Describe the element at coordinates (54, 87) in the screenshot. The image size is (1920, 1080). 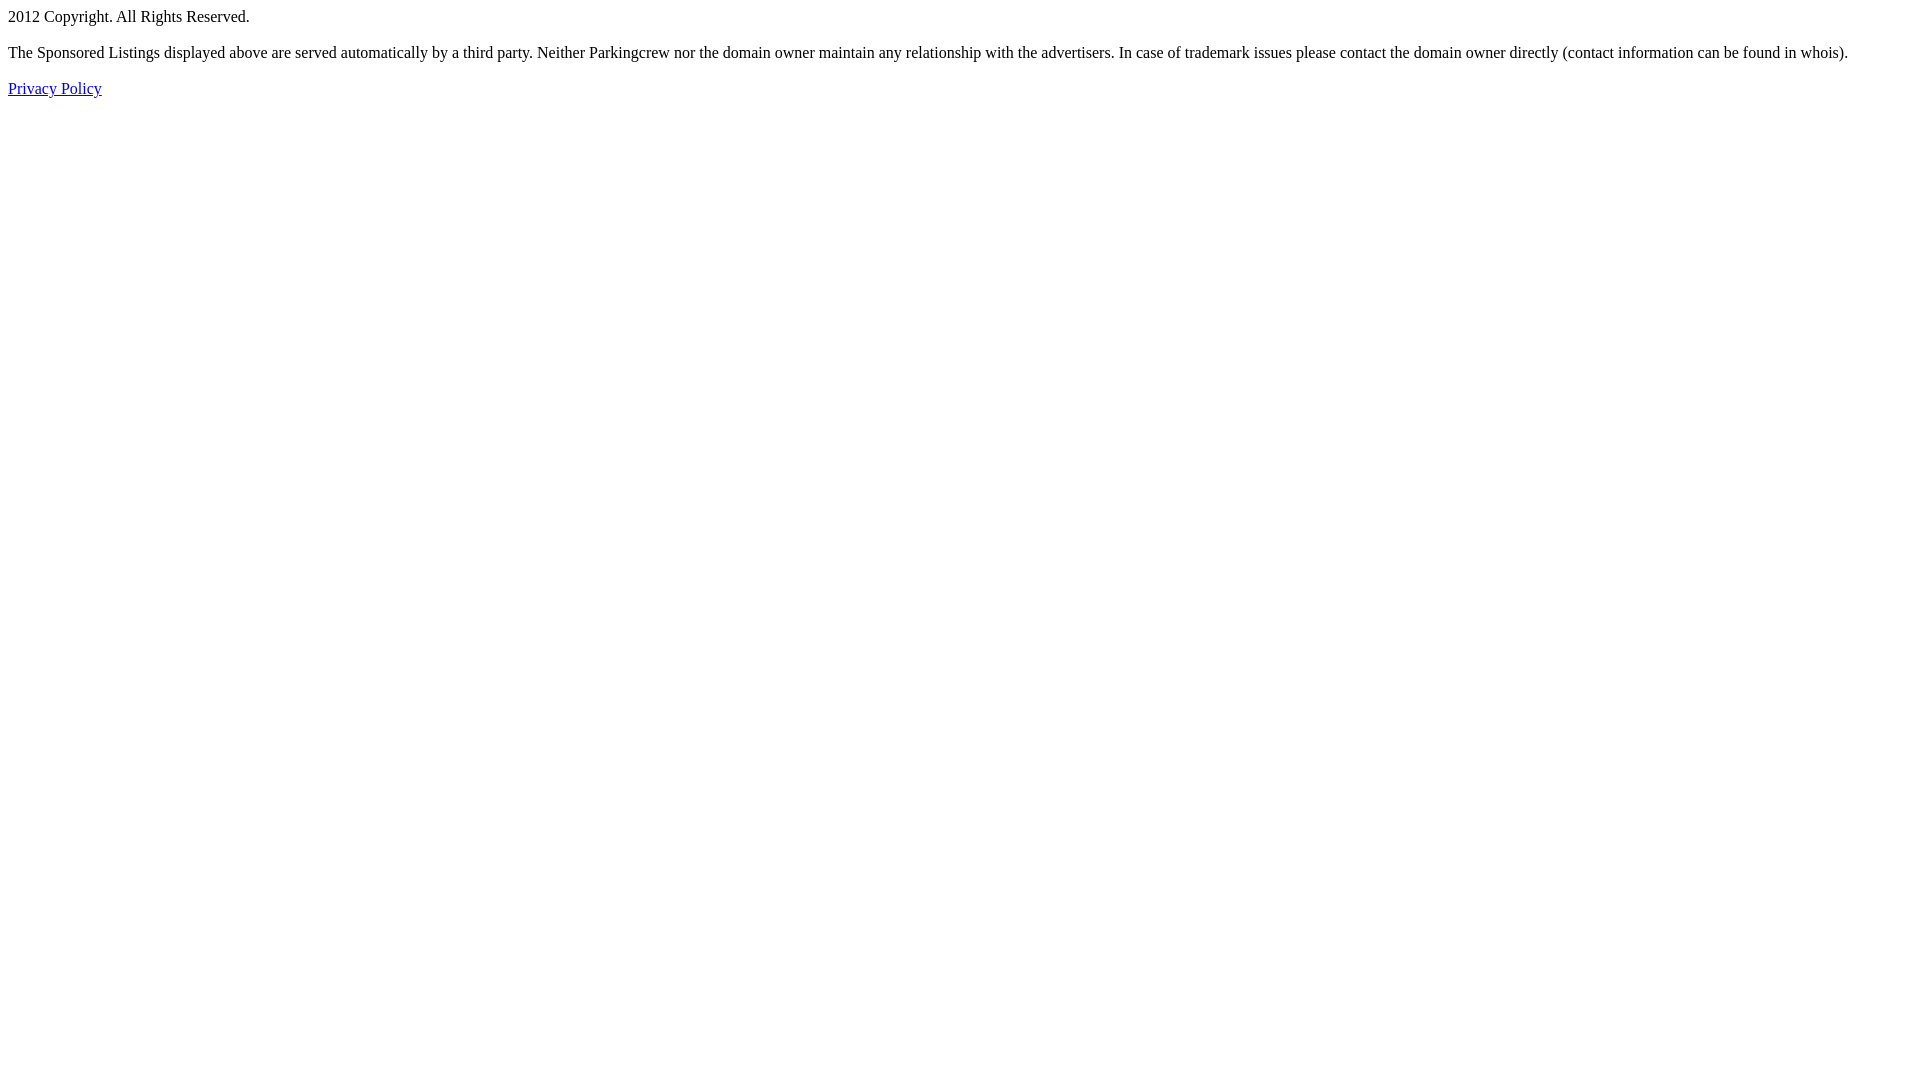
I see `'Privacy Policy'` at that location.